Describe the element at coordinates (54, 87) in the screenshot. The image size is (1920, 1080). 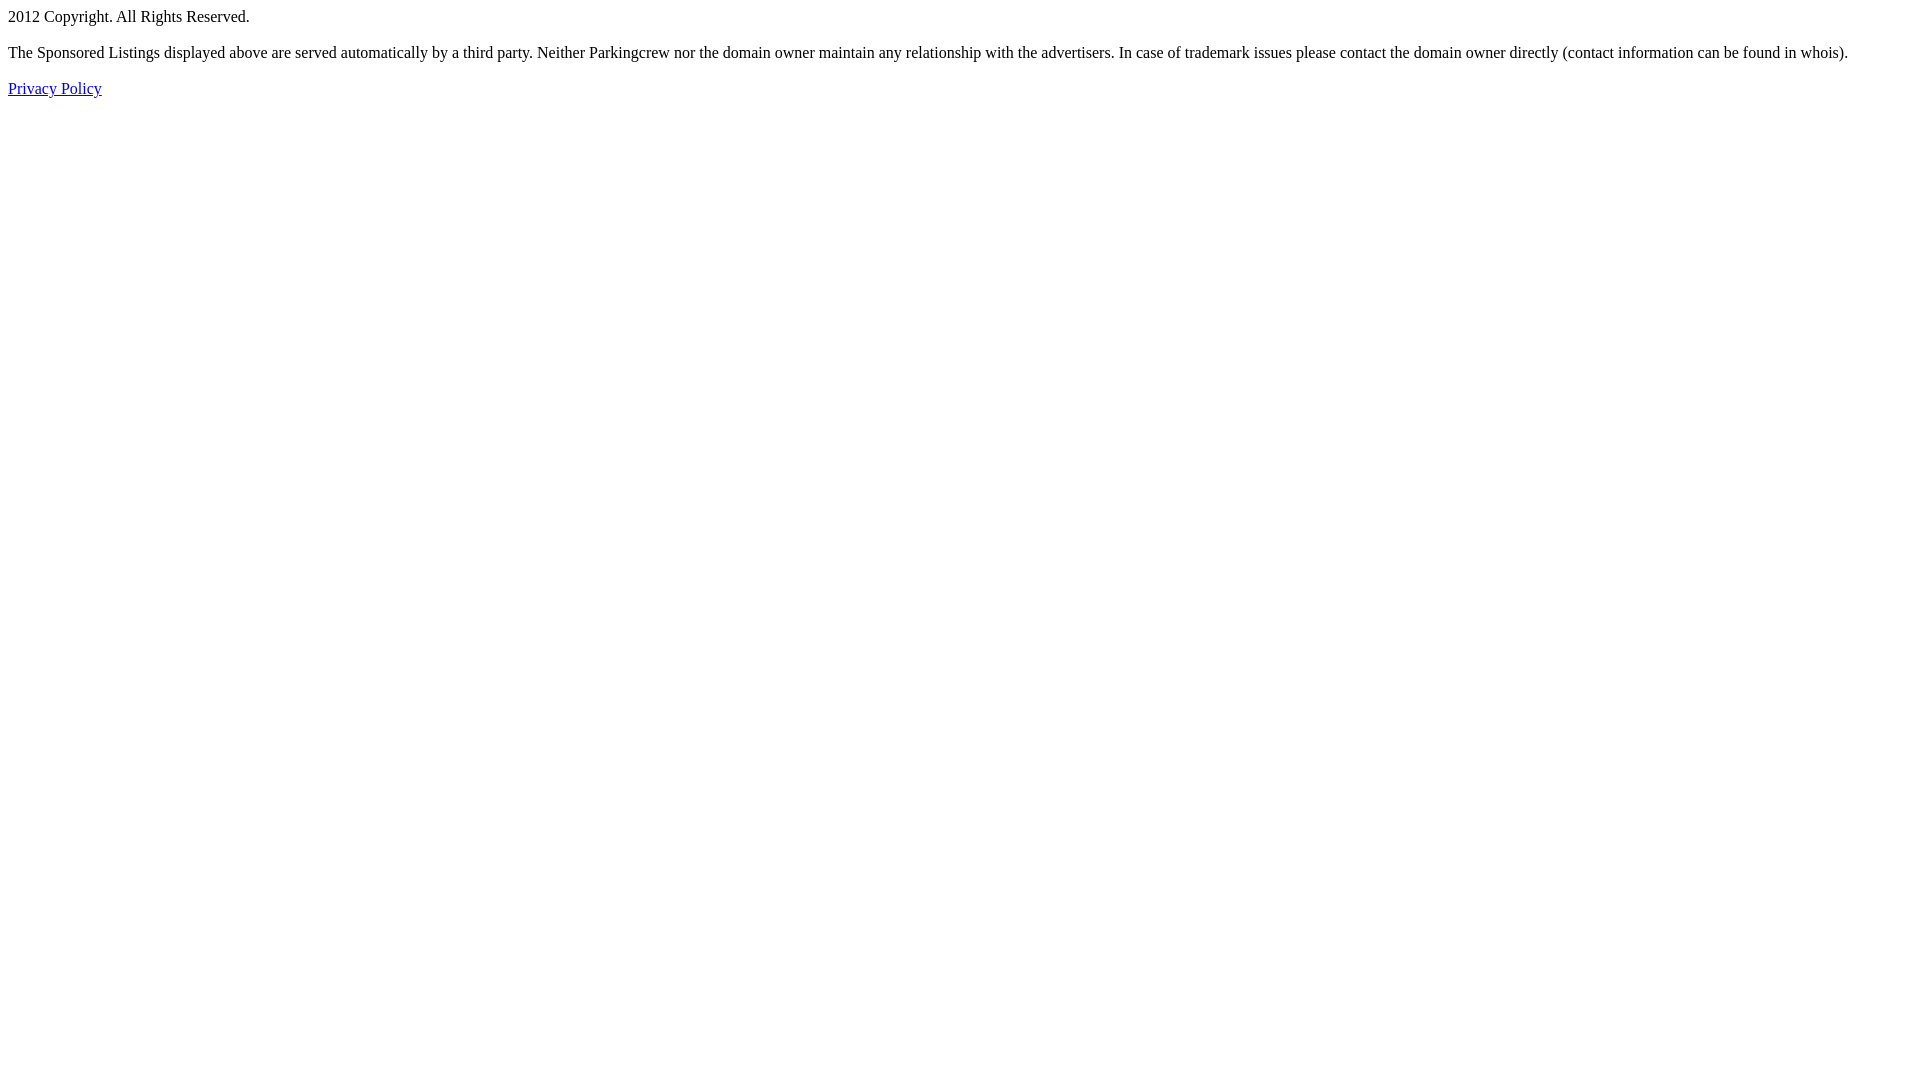
I see `'Privacy Policy'` at that location.